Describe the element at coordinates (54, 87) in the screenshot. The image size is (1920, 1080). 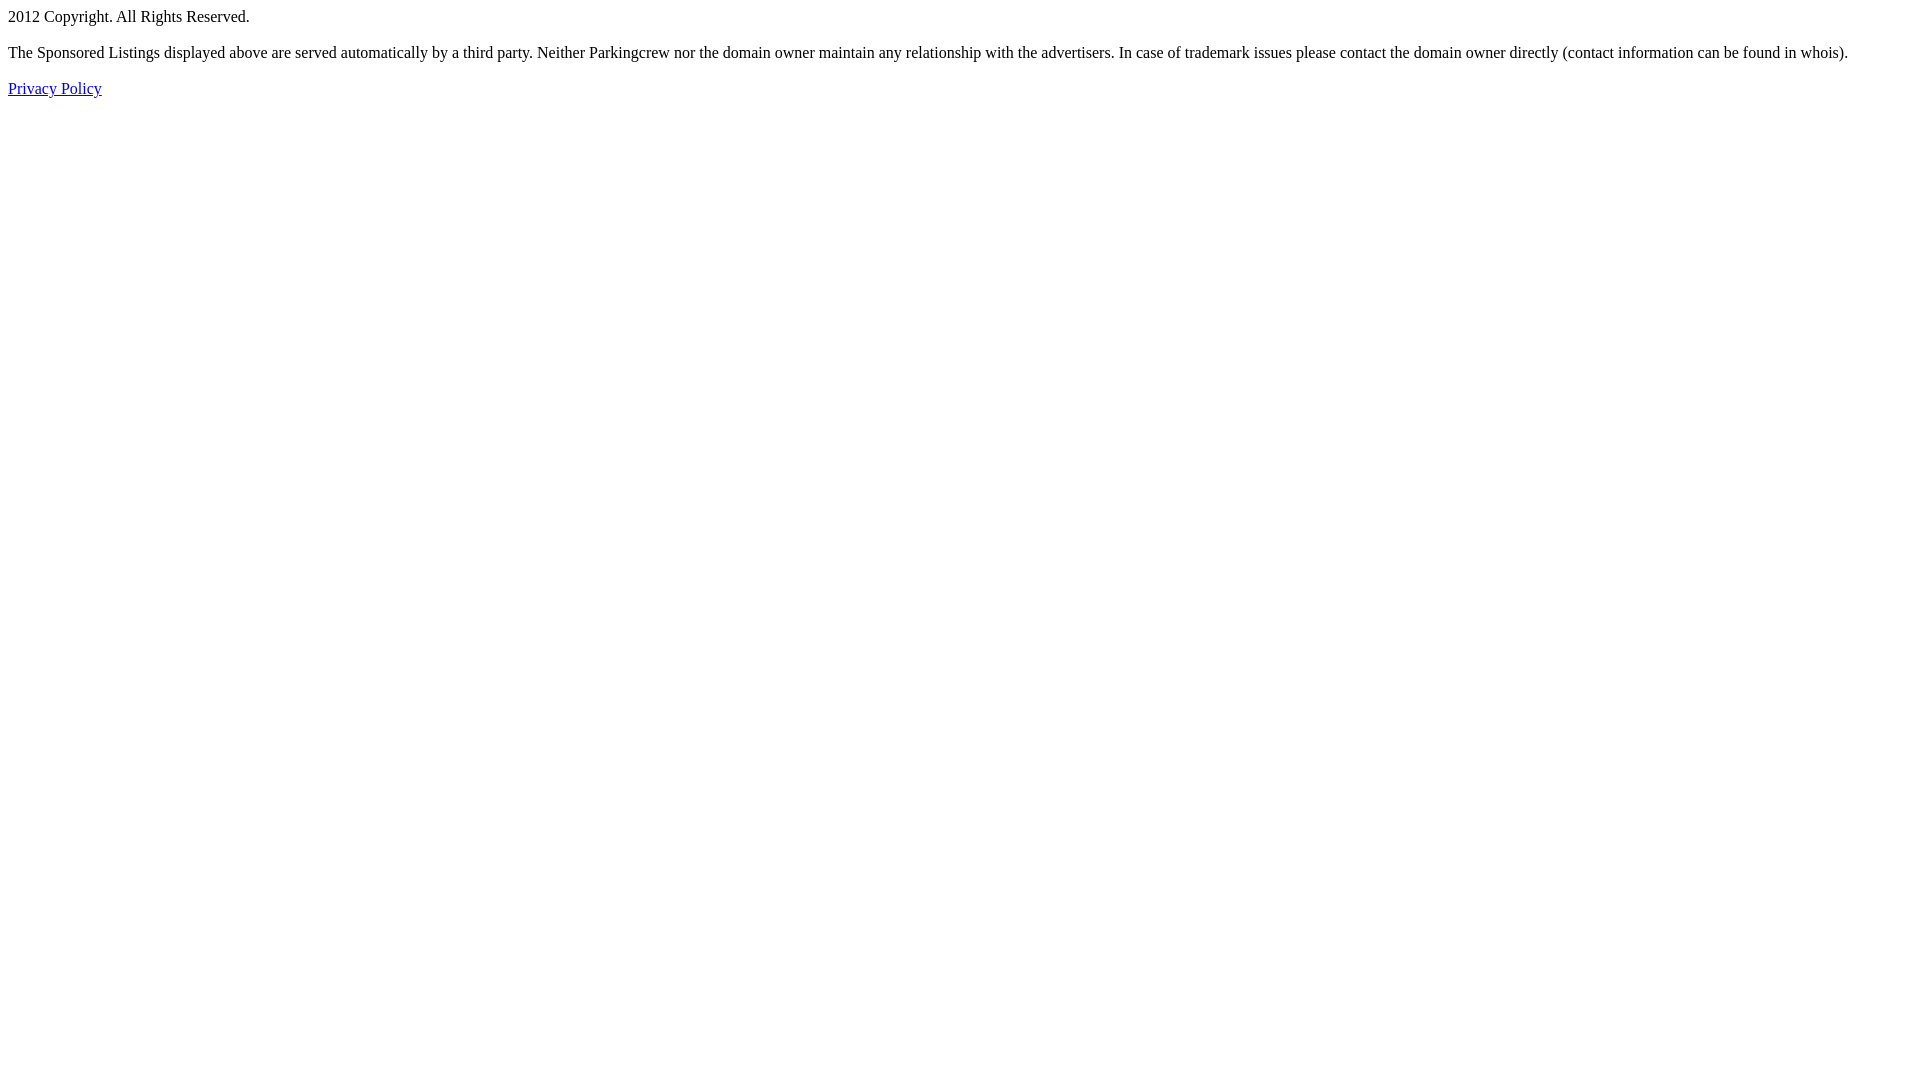
I see `'Privacy Policy'` at that location.